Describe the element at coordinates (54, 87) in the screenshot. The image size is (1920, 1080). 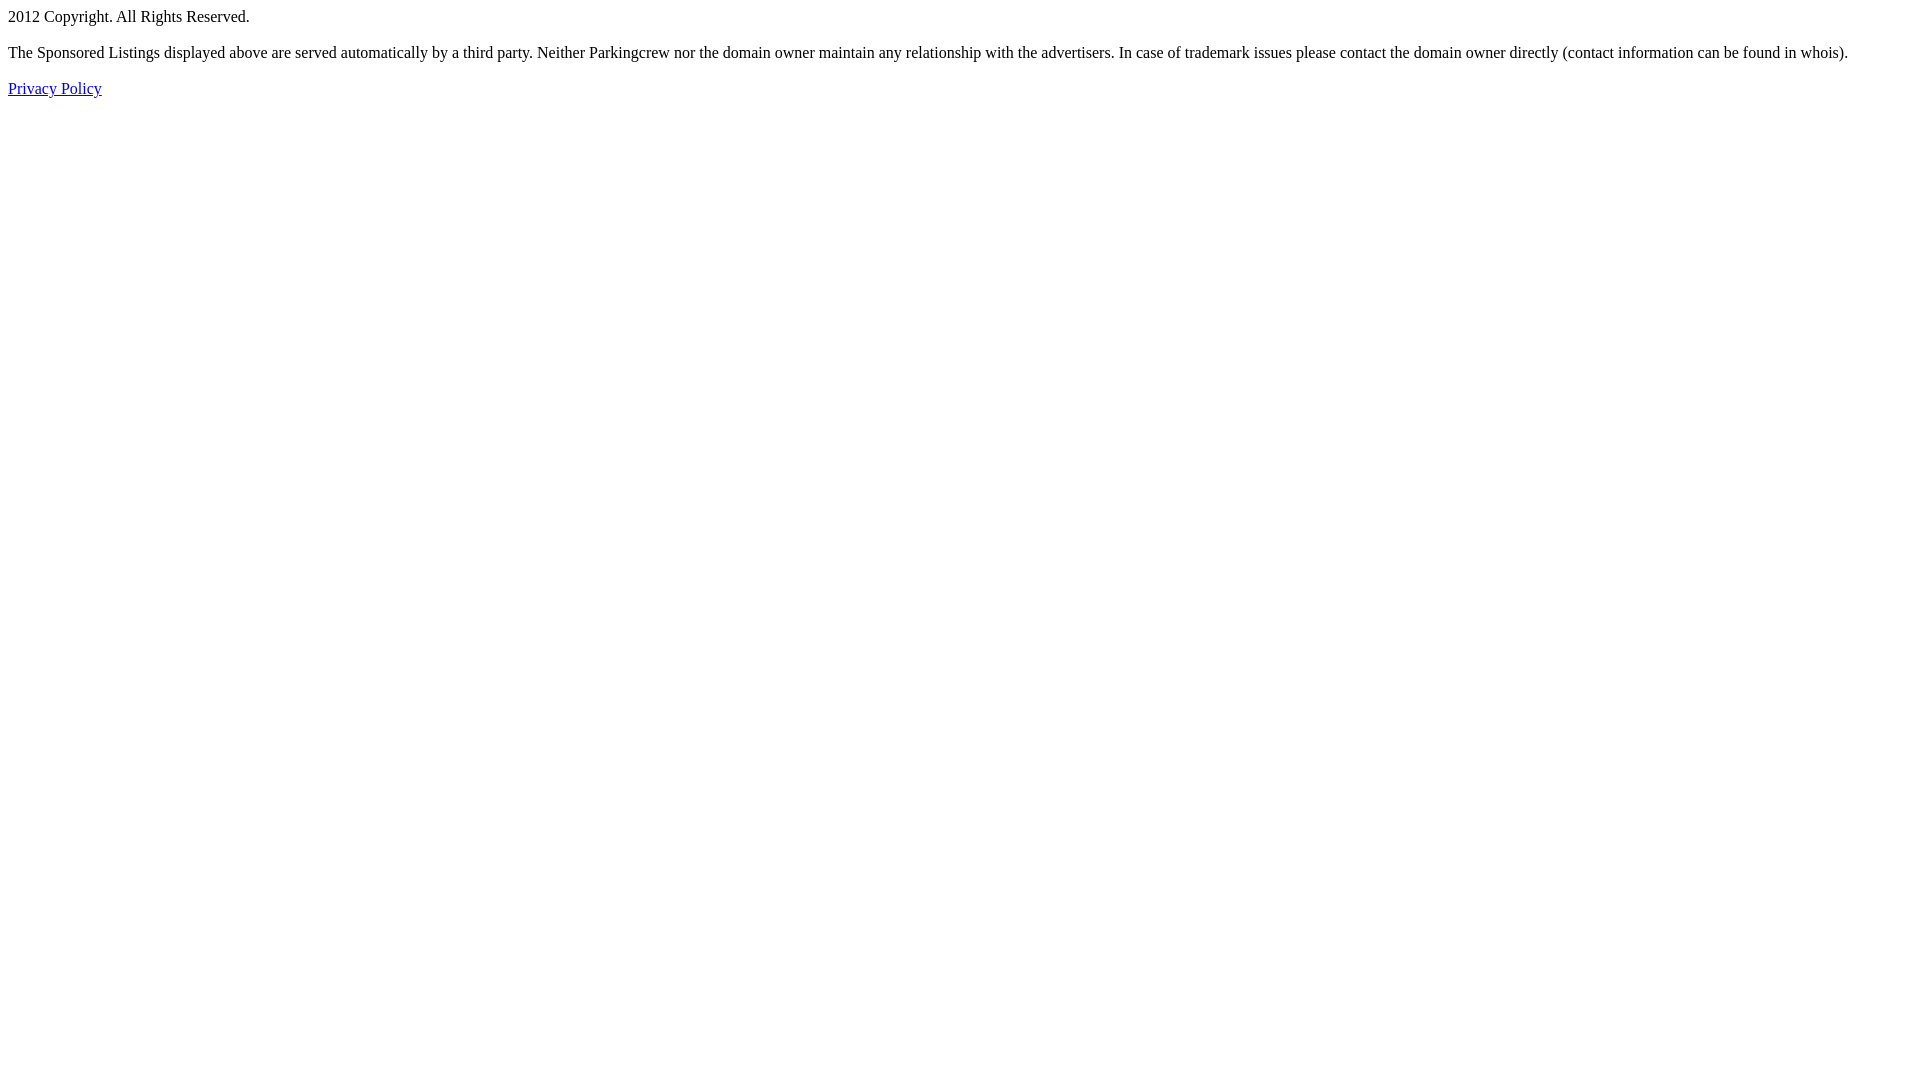
I see `'Privacy Policy'` at that location.